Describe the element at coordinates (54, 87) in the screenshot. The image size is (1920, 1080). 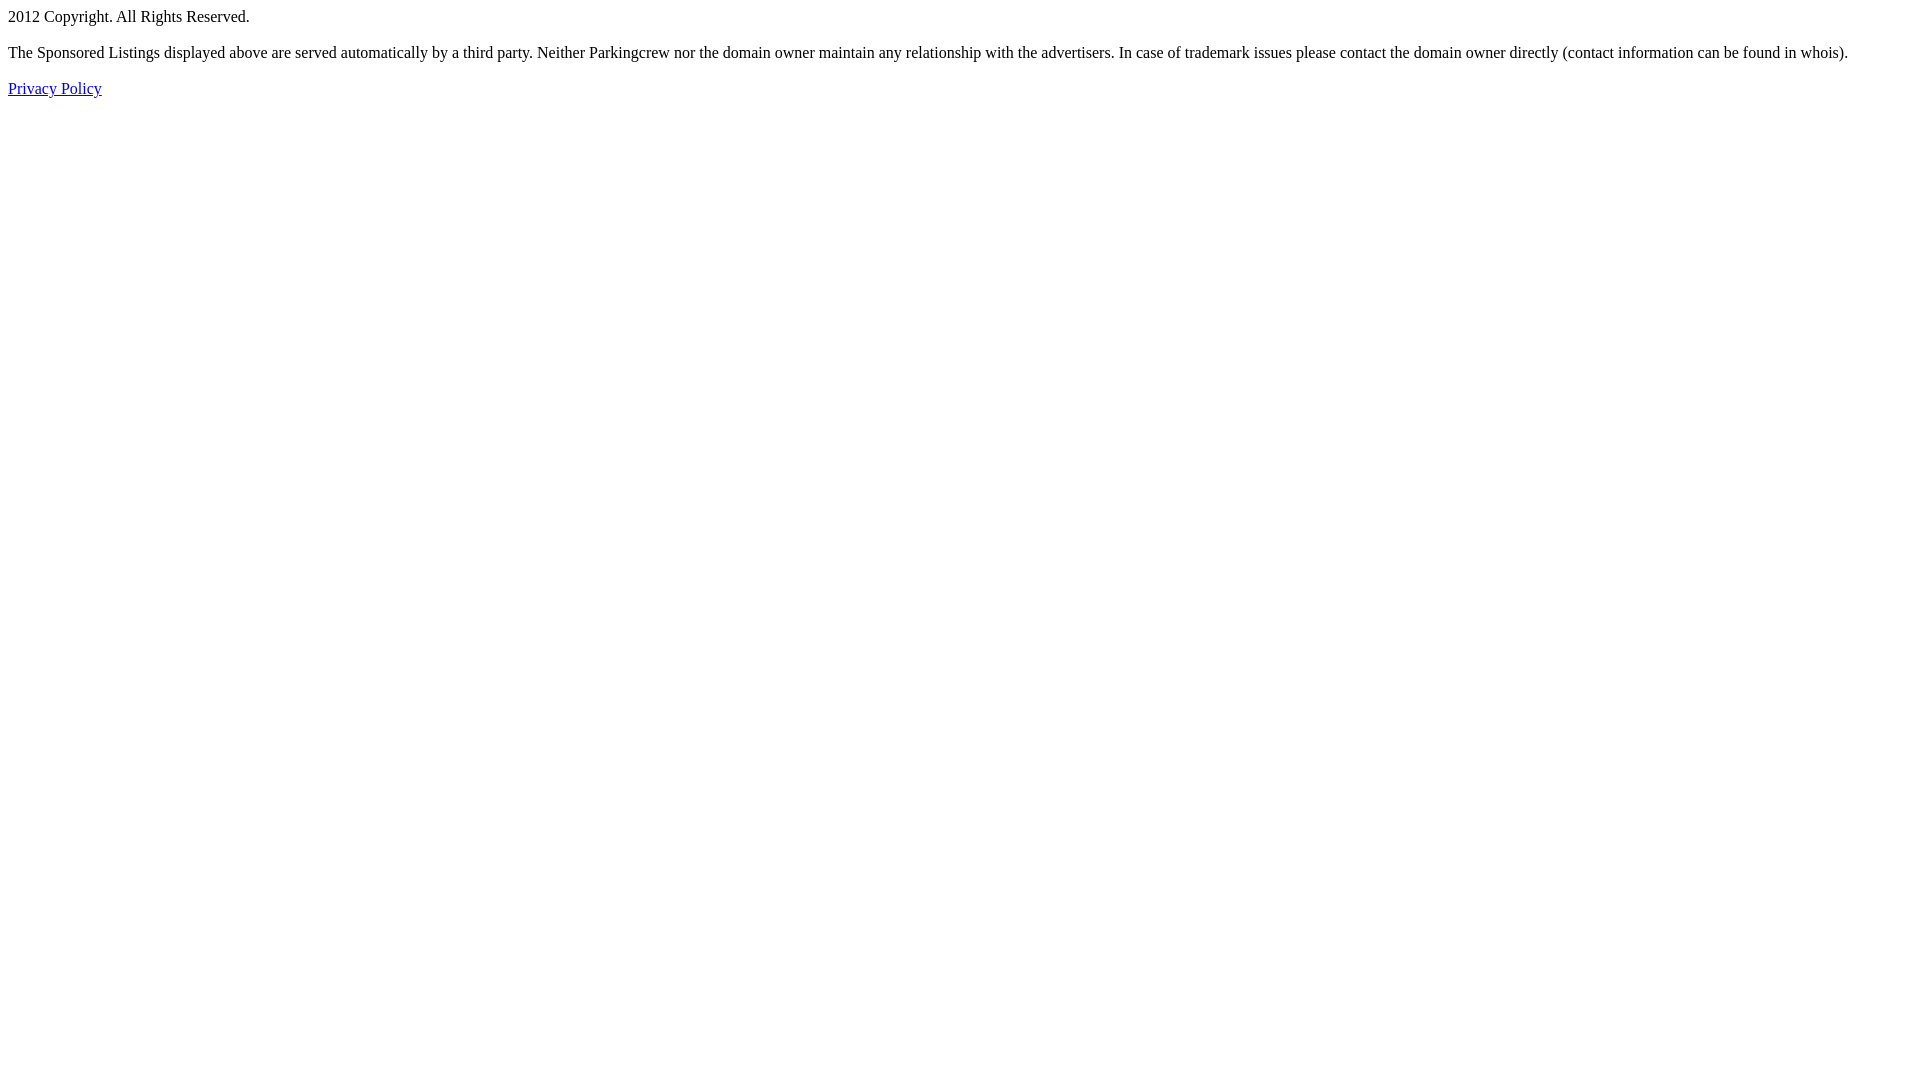
I see `'Privacy Policy'` at that location.